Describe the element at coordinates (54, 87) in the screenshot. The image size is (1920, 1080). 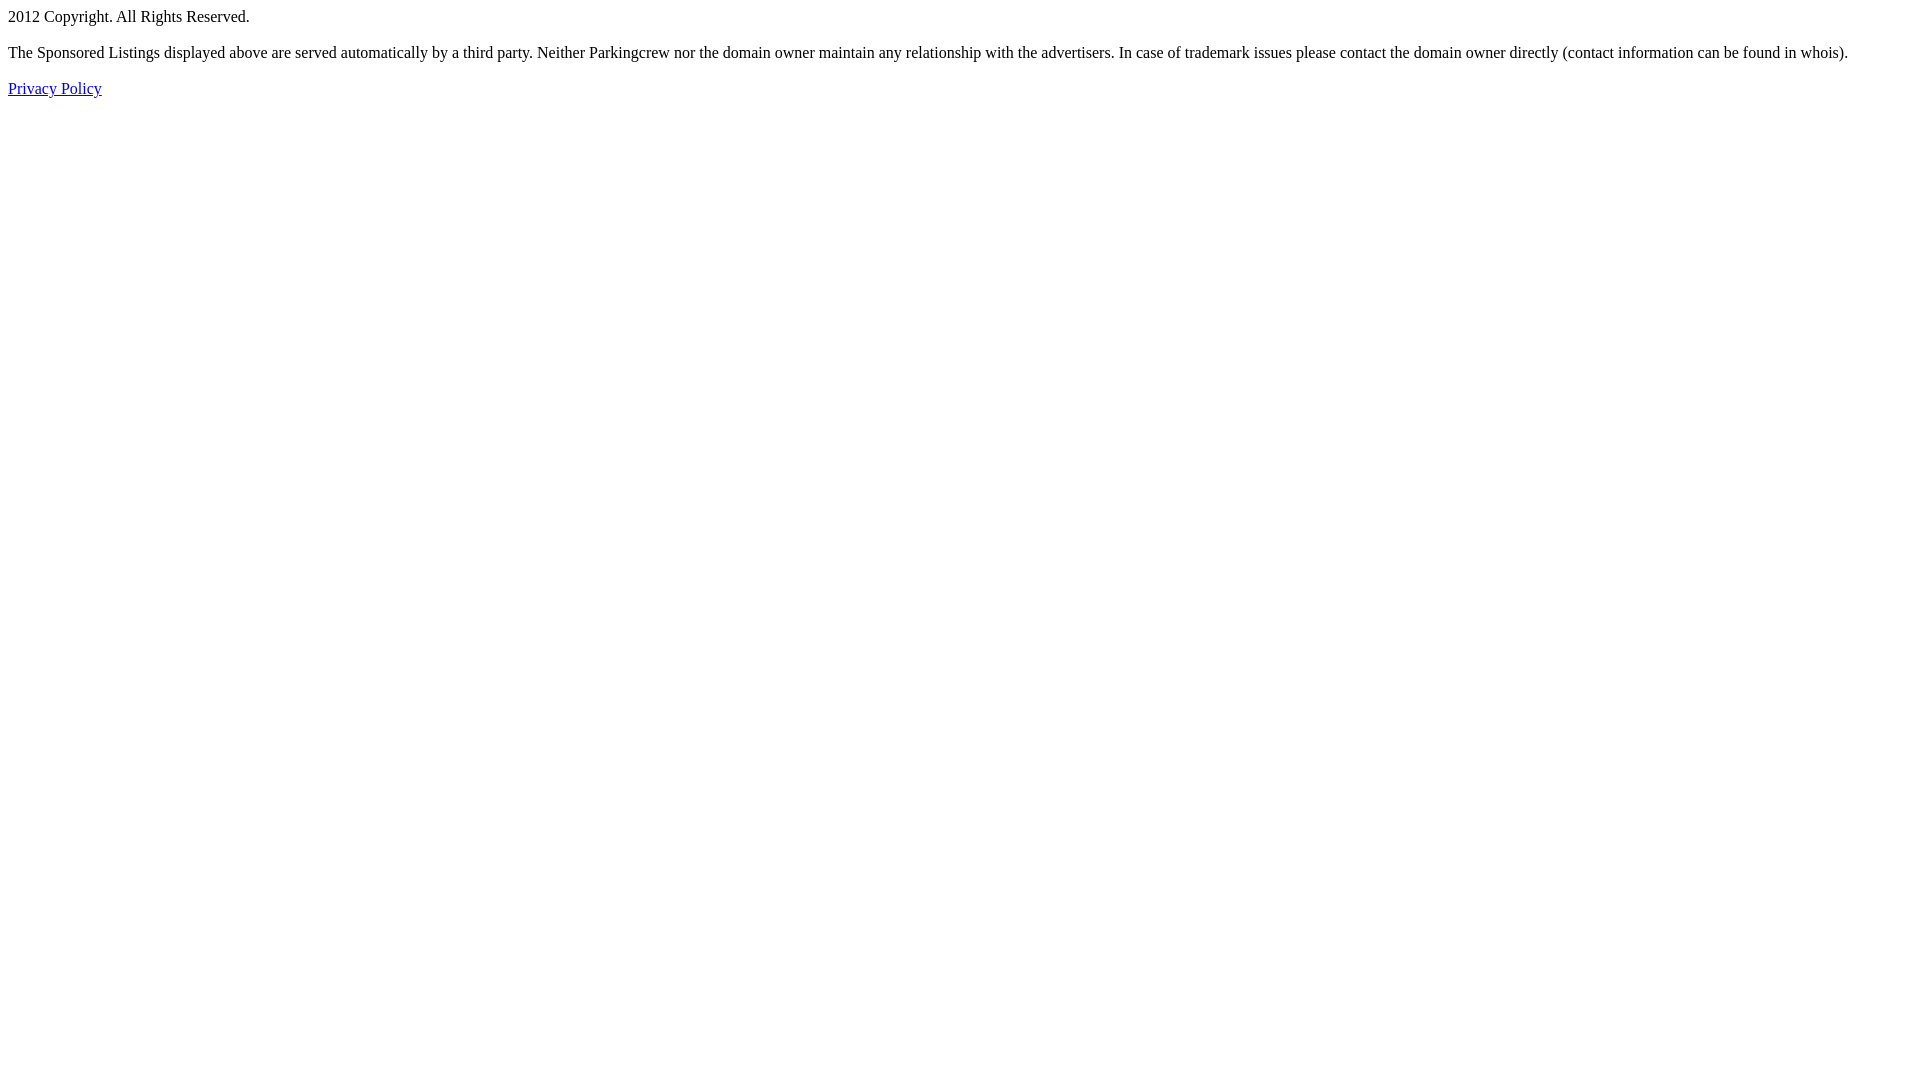
I see `'Privacy Policy'` at that location.